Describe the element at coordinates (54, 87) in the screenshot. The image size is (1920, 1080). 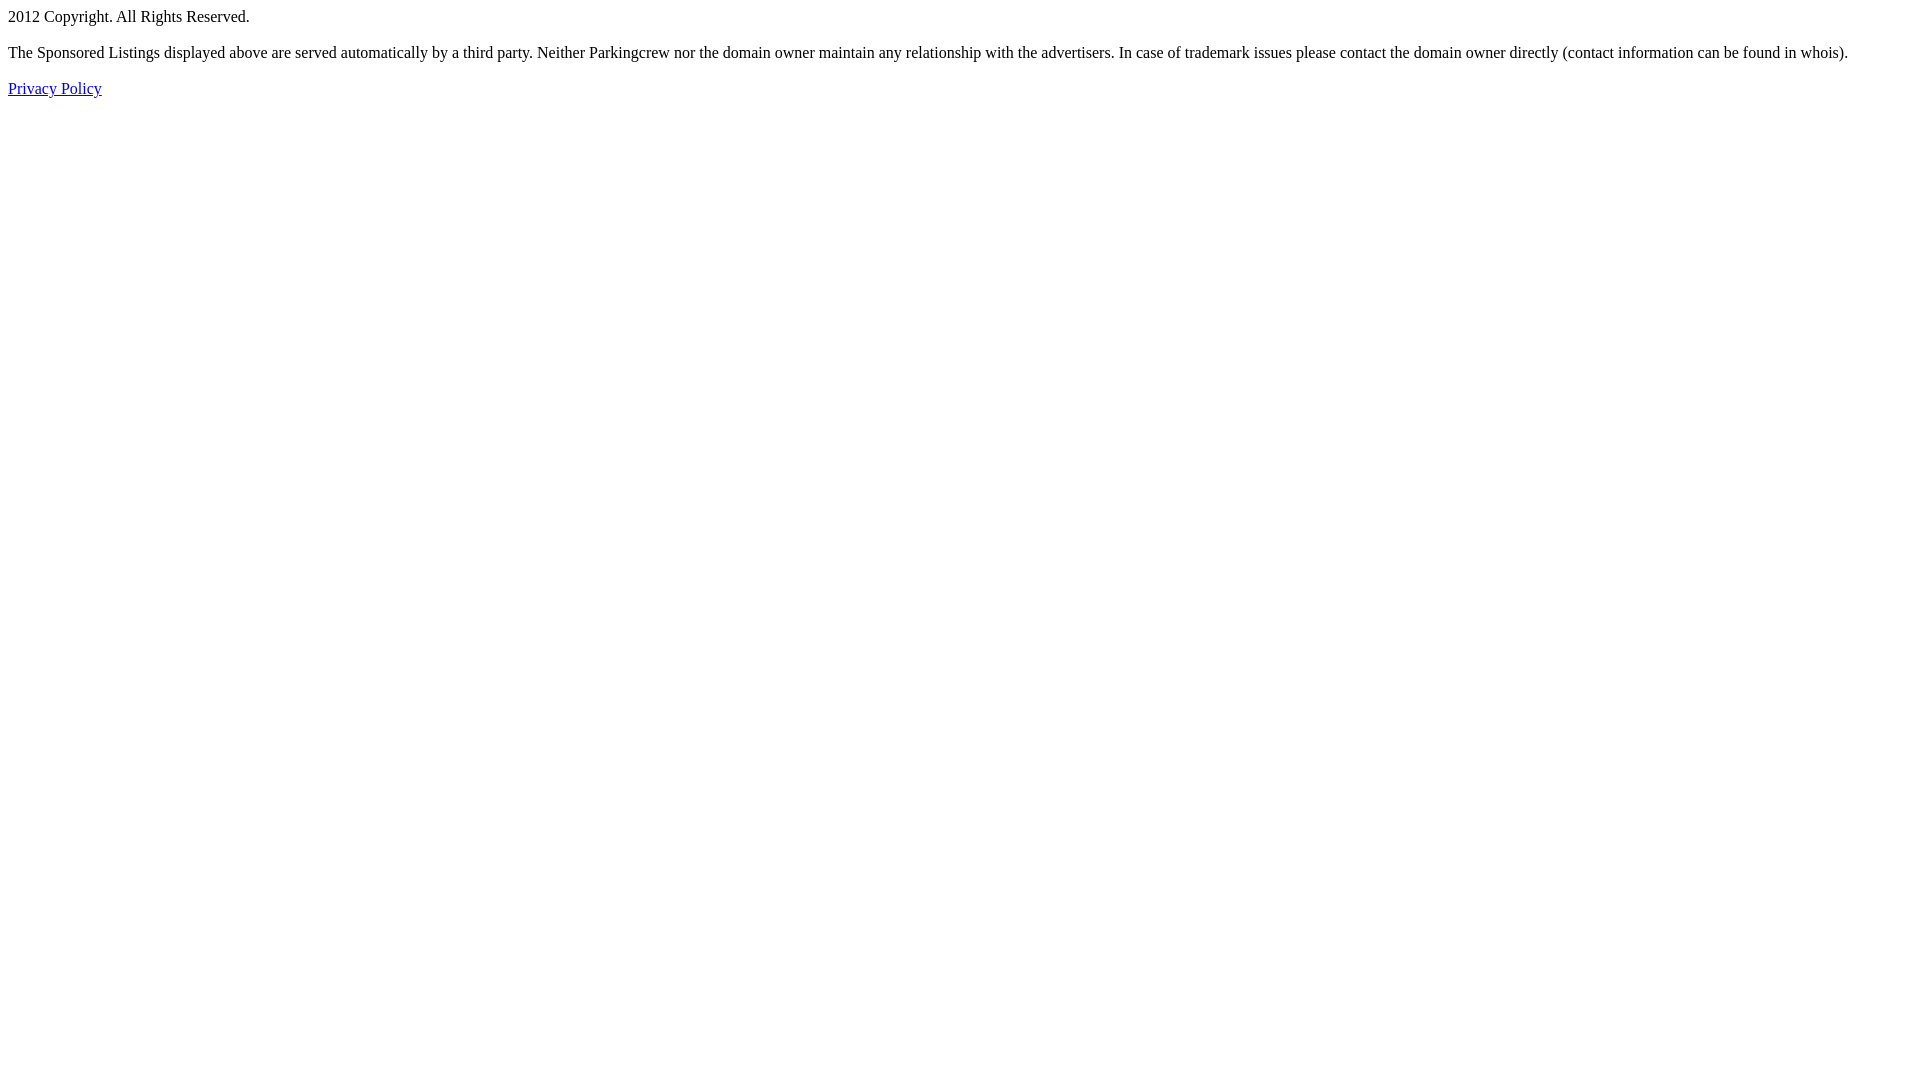
I see `'Privacy Policy'` at that location.